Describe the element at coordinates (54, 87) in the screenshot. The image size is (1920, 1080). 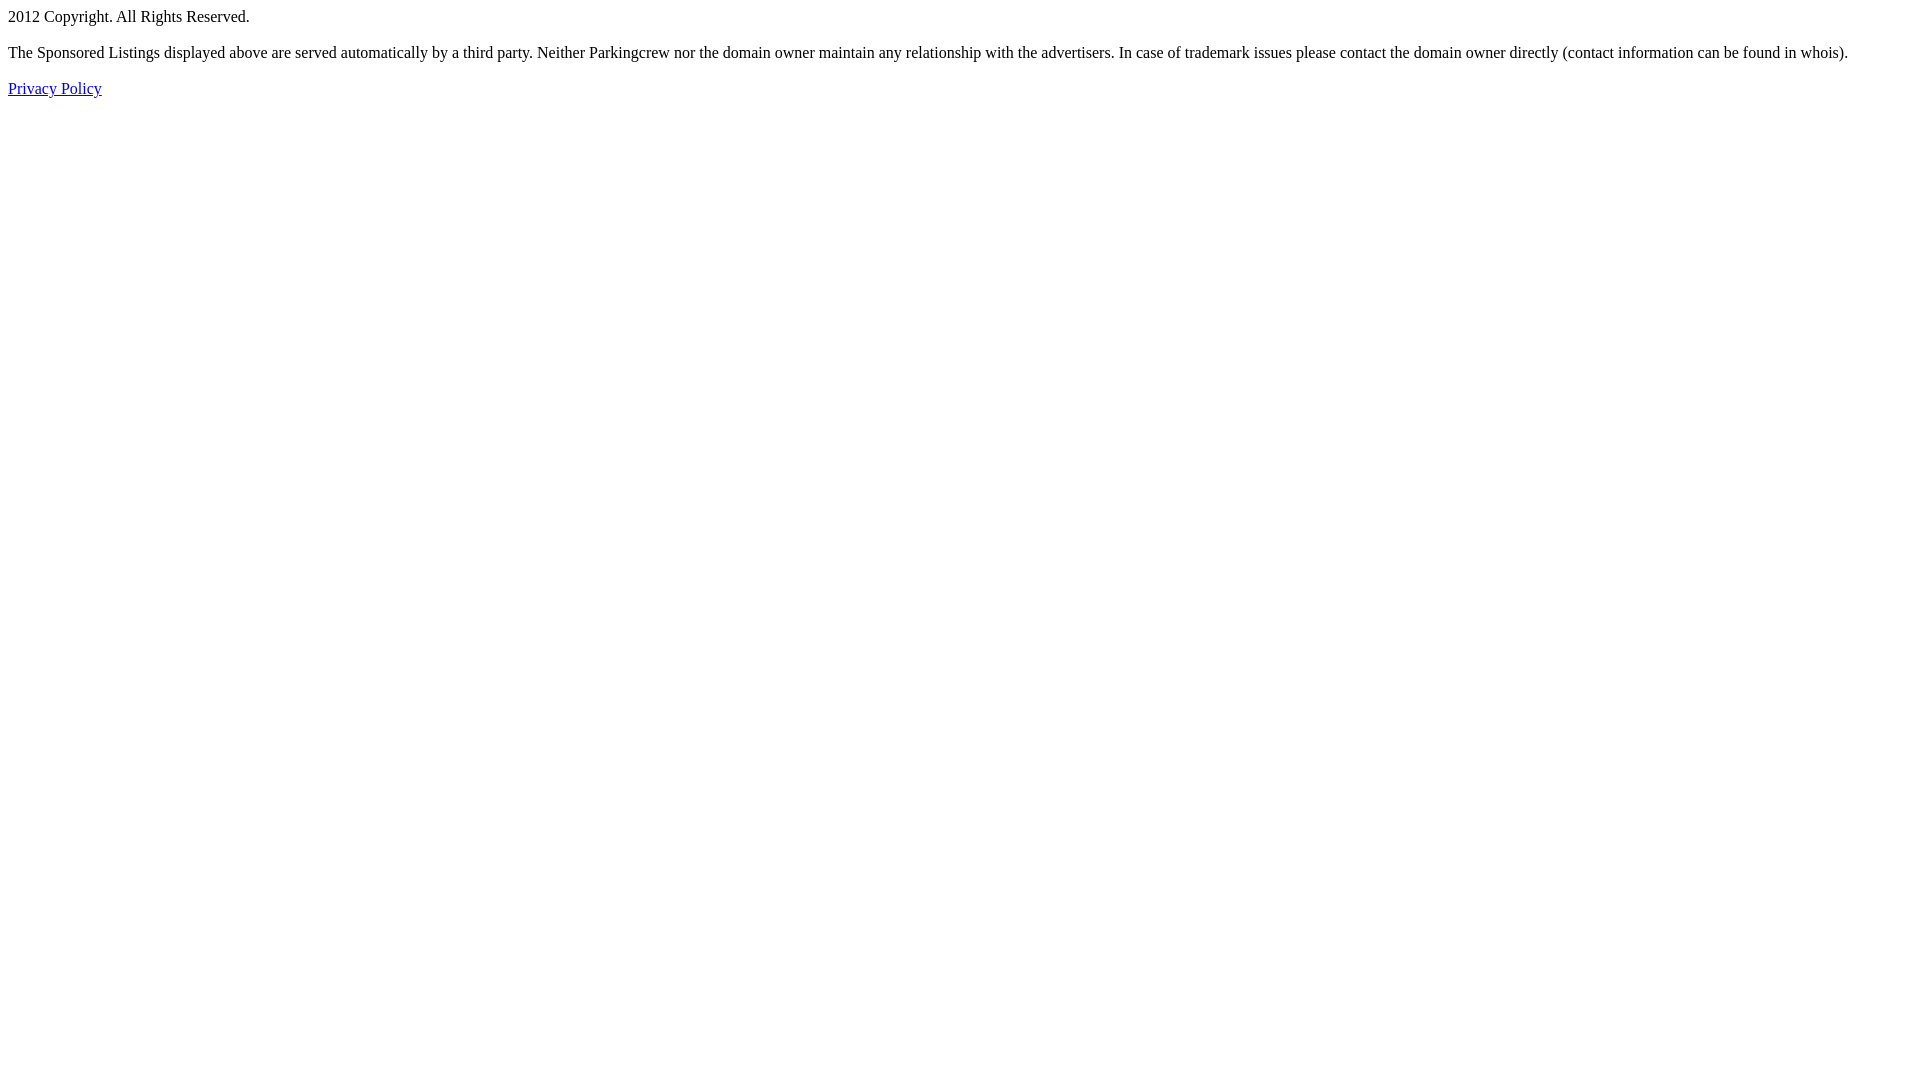
I see `'Privacy Policy'` at that location.